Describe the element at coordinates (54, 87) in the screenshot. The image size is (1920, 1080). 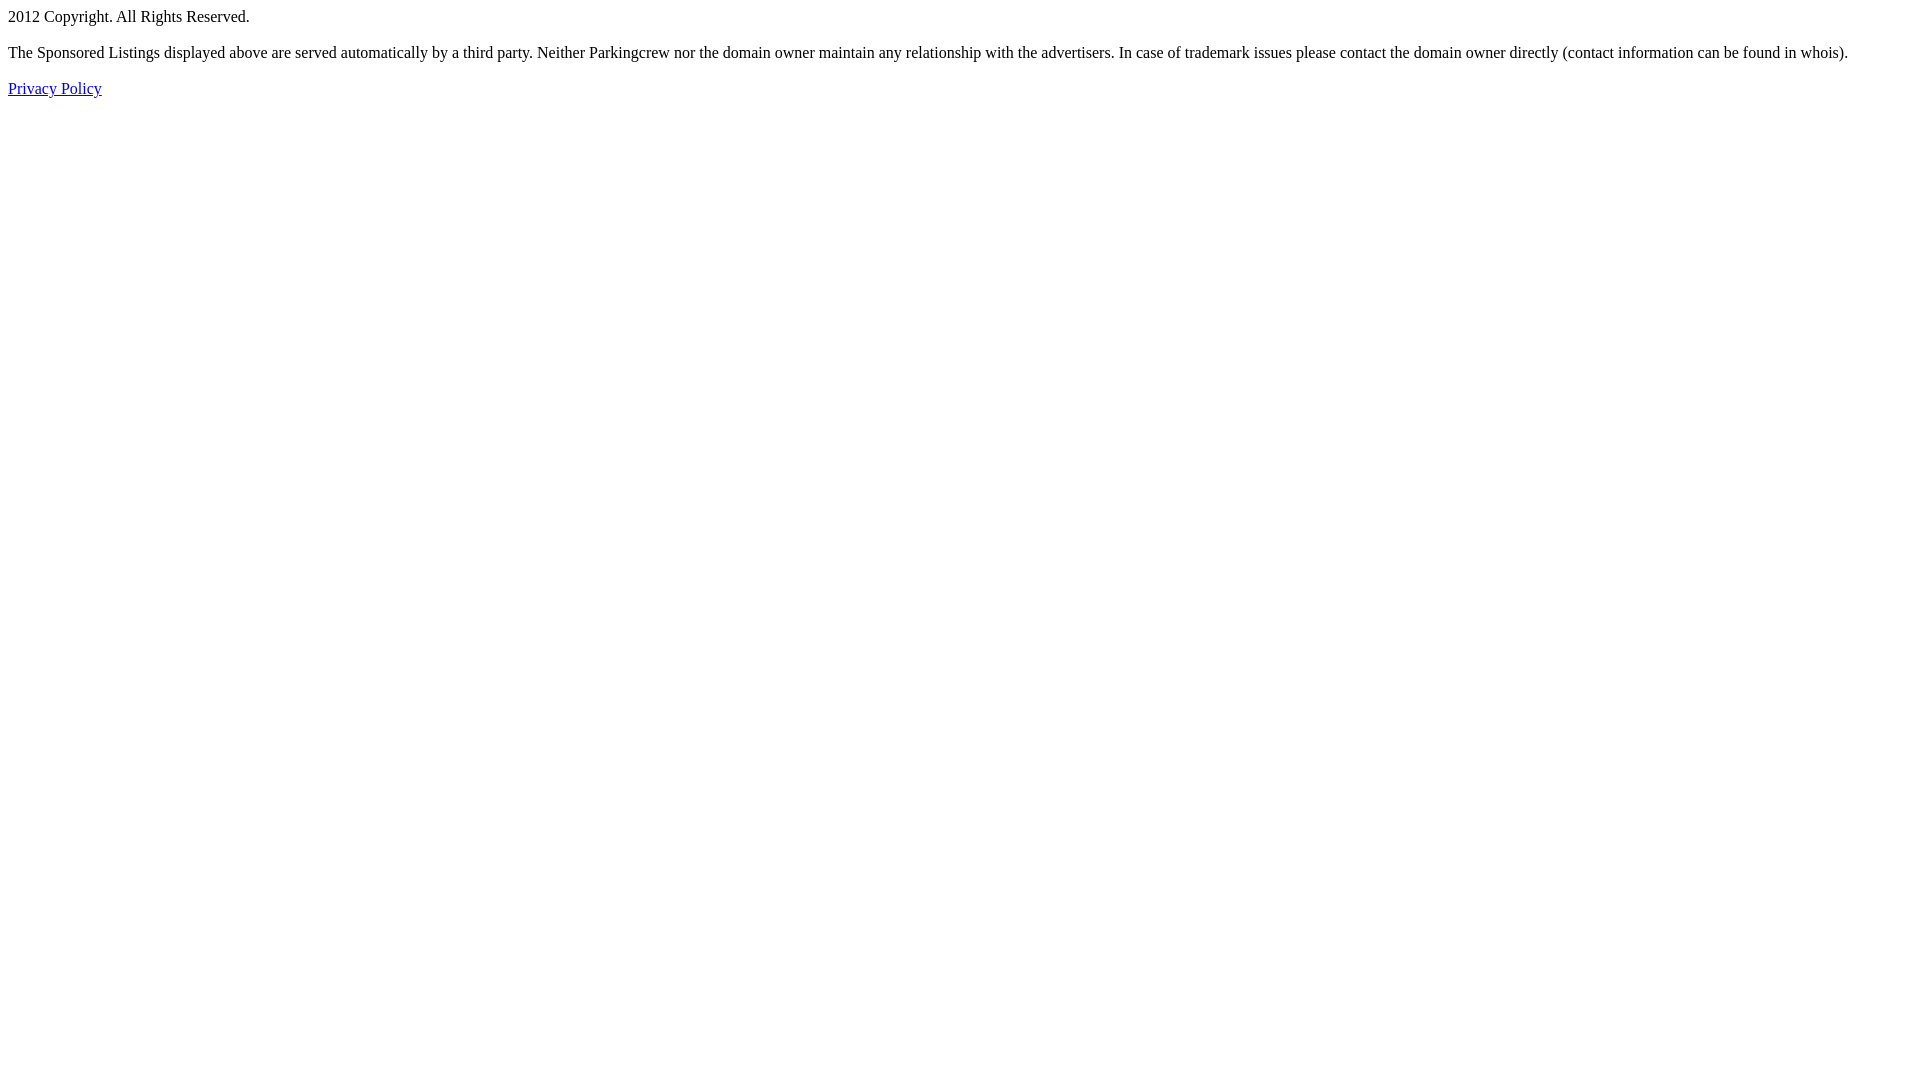
I see `'Privacy Policy'` at that location.